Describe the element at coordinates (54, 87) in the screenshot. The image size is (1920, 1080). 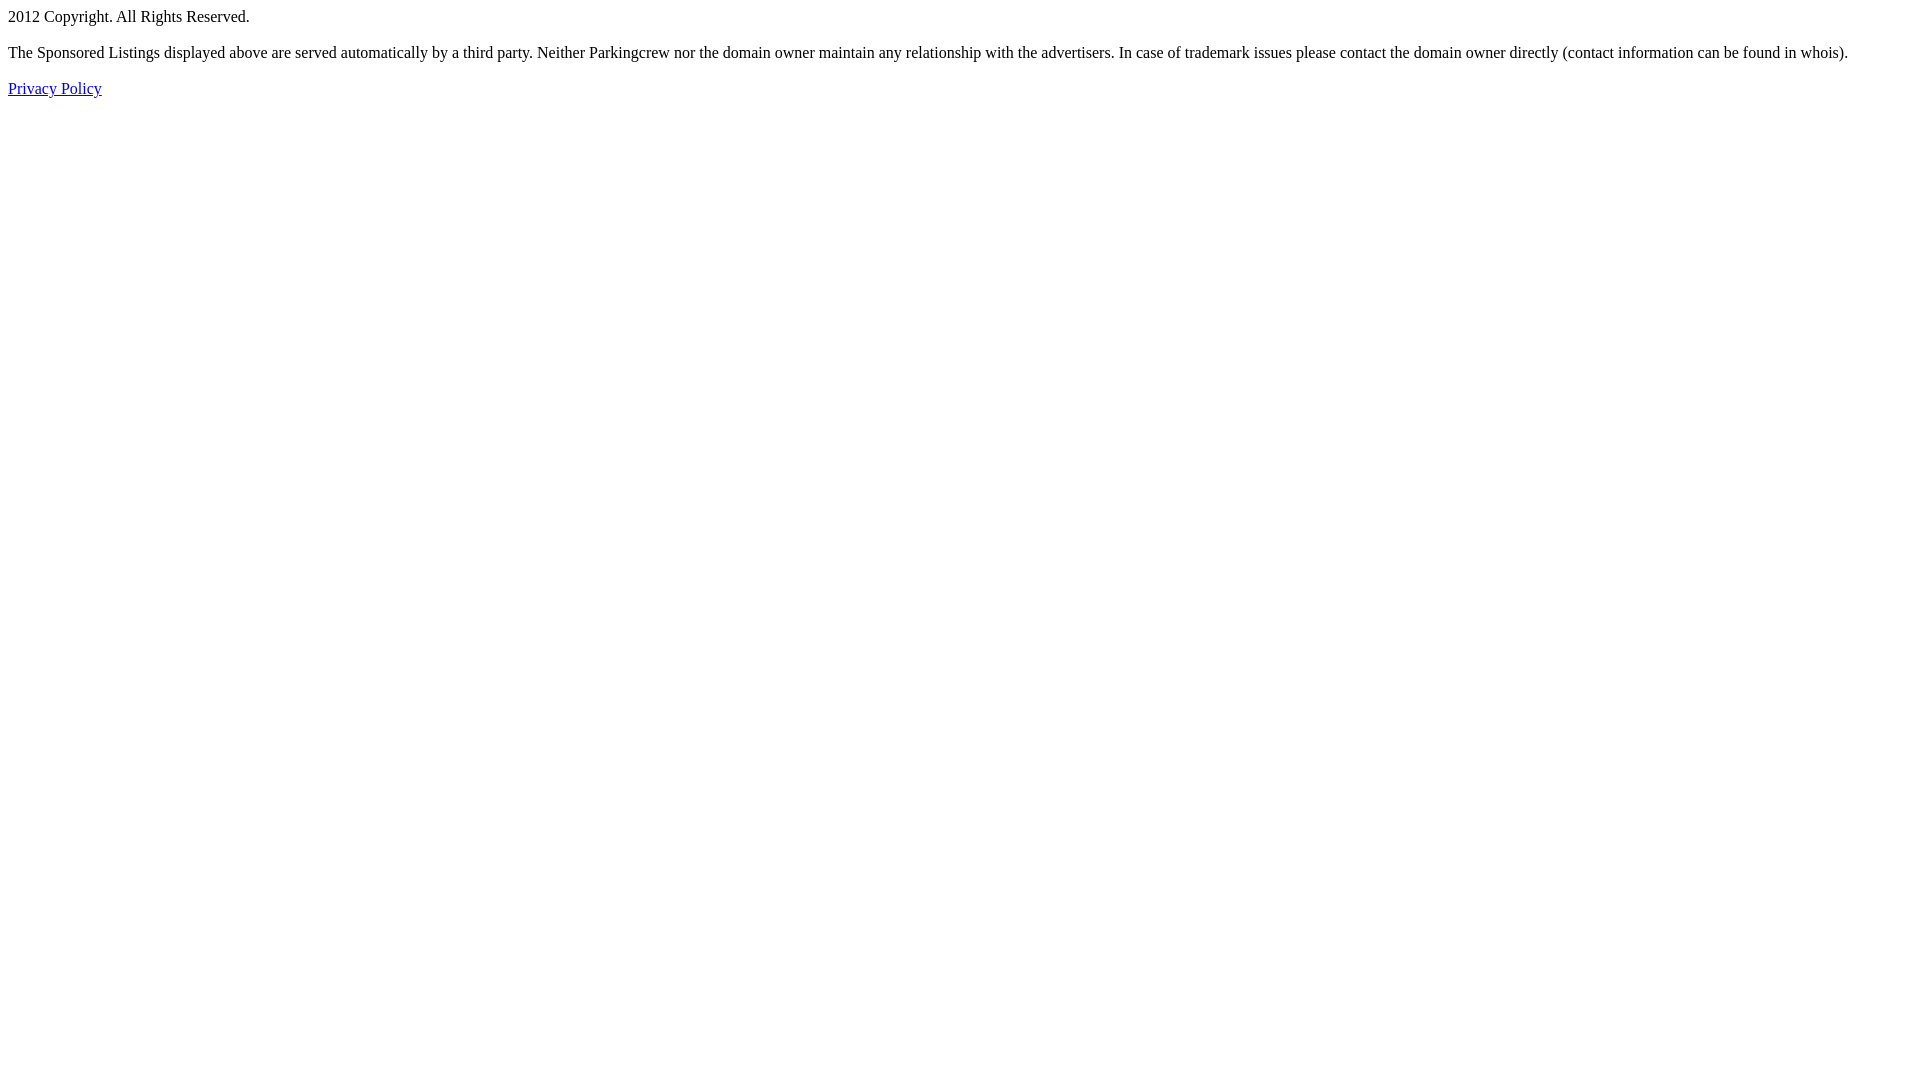
I see `'Privacy Policy'` at that location.